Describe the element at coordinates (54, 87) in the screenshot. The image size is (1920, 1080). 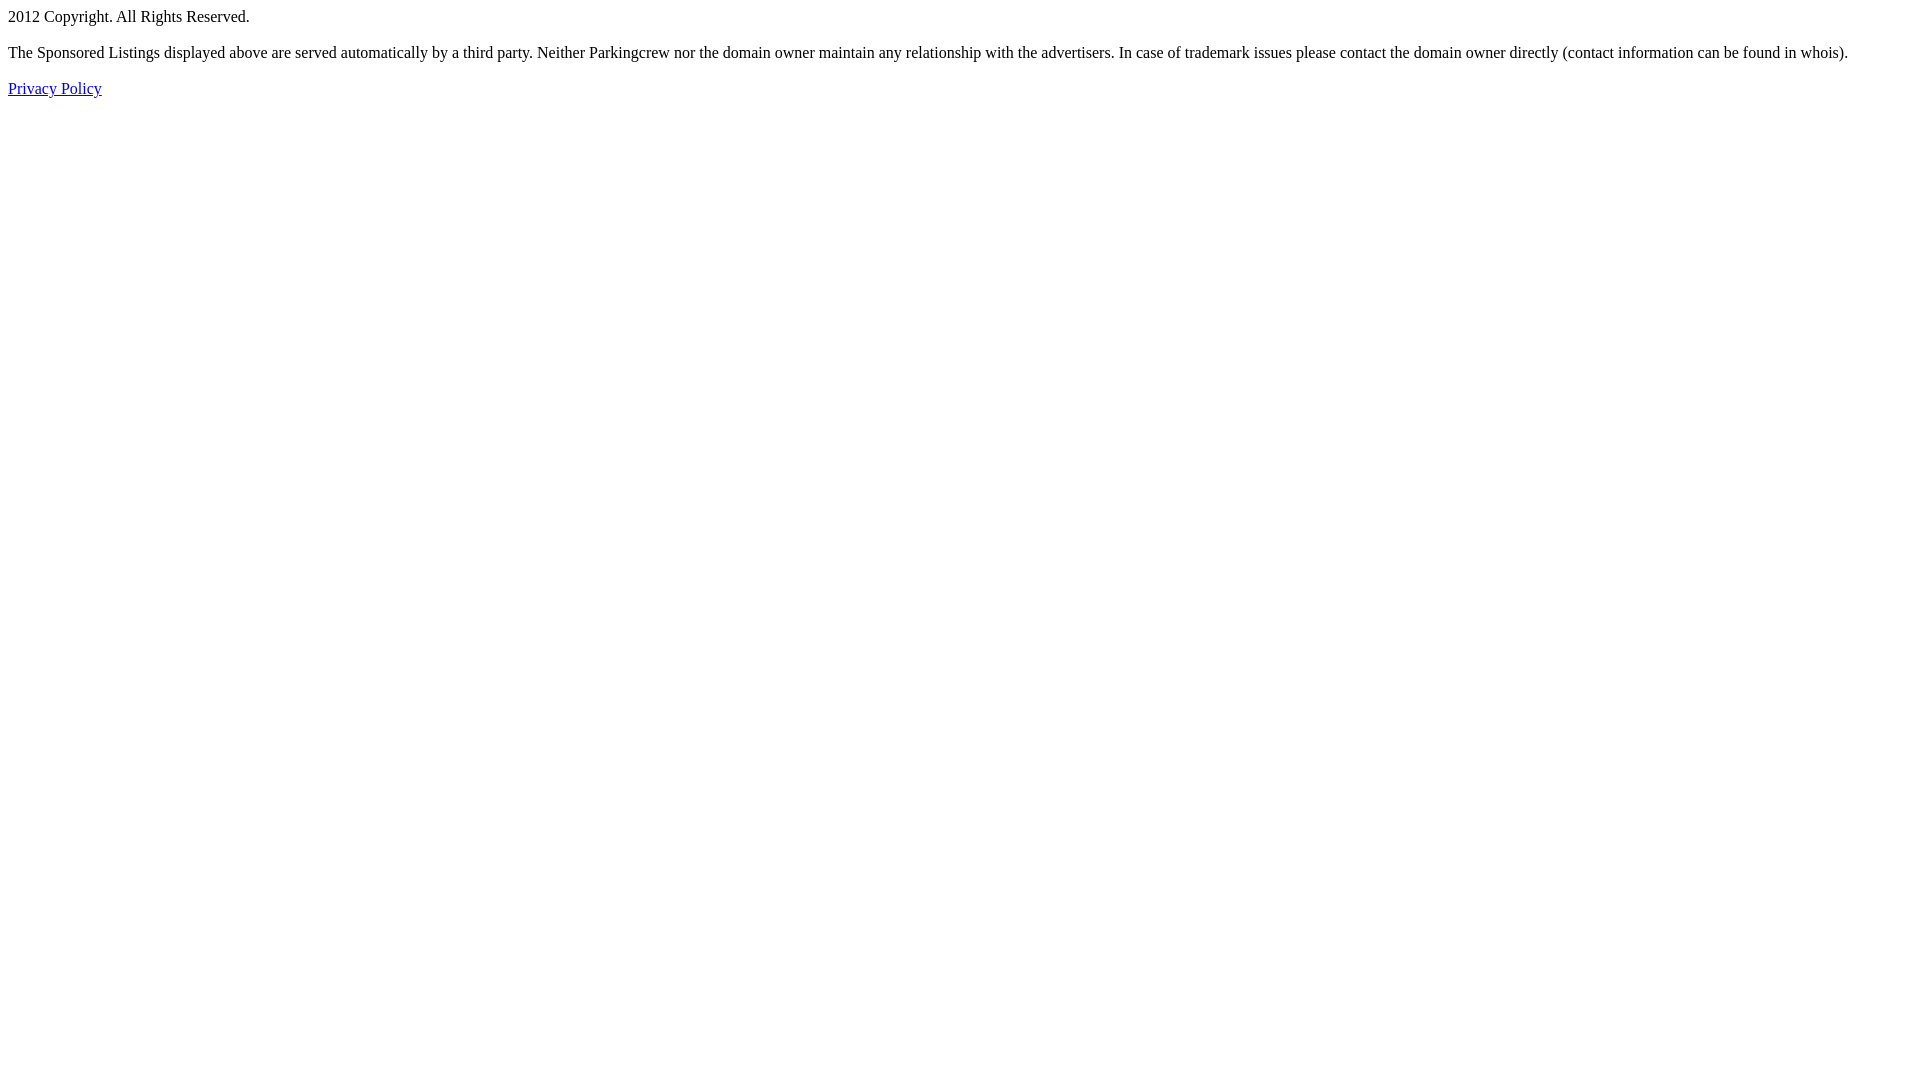
I see `'Privacy Policy'` at that location.